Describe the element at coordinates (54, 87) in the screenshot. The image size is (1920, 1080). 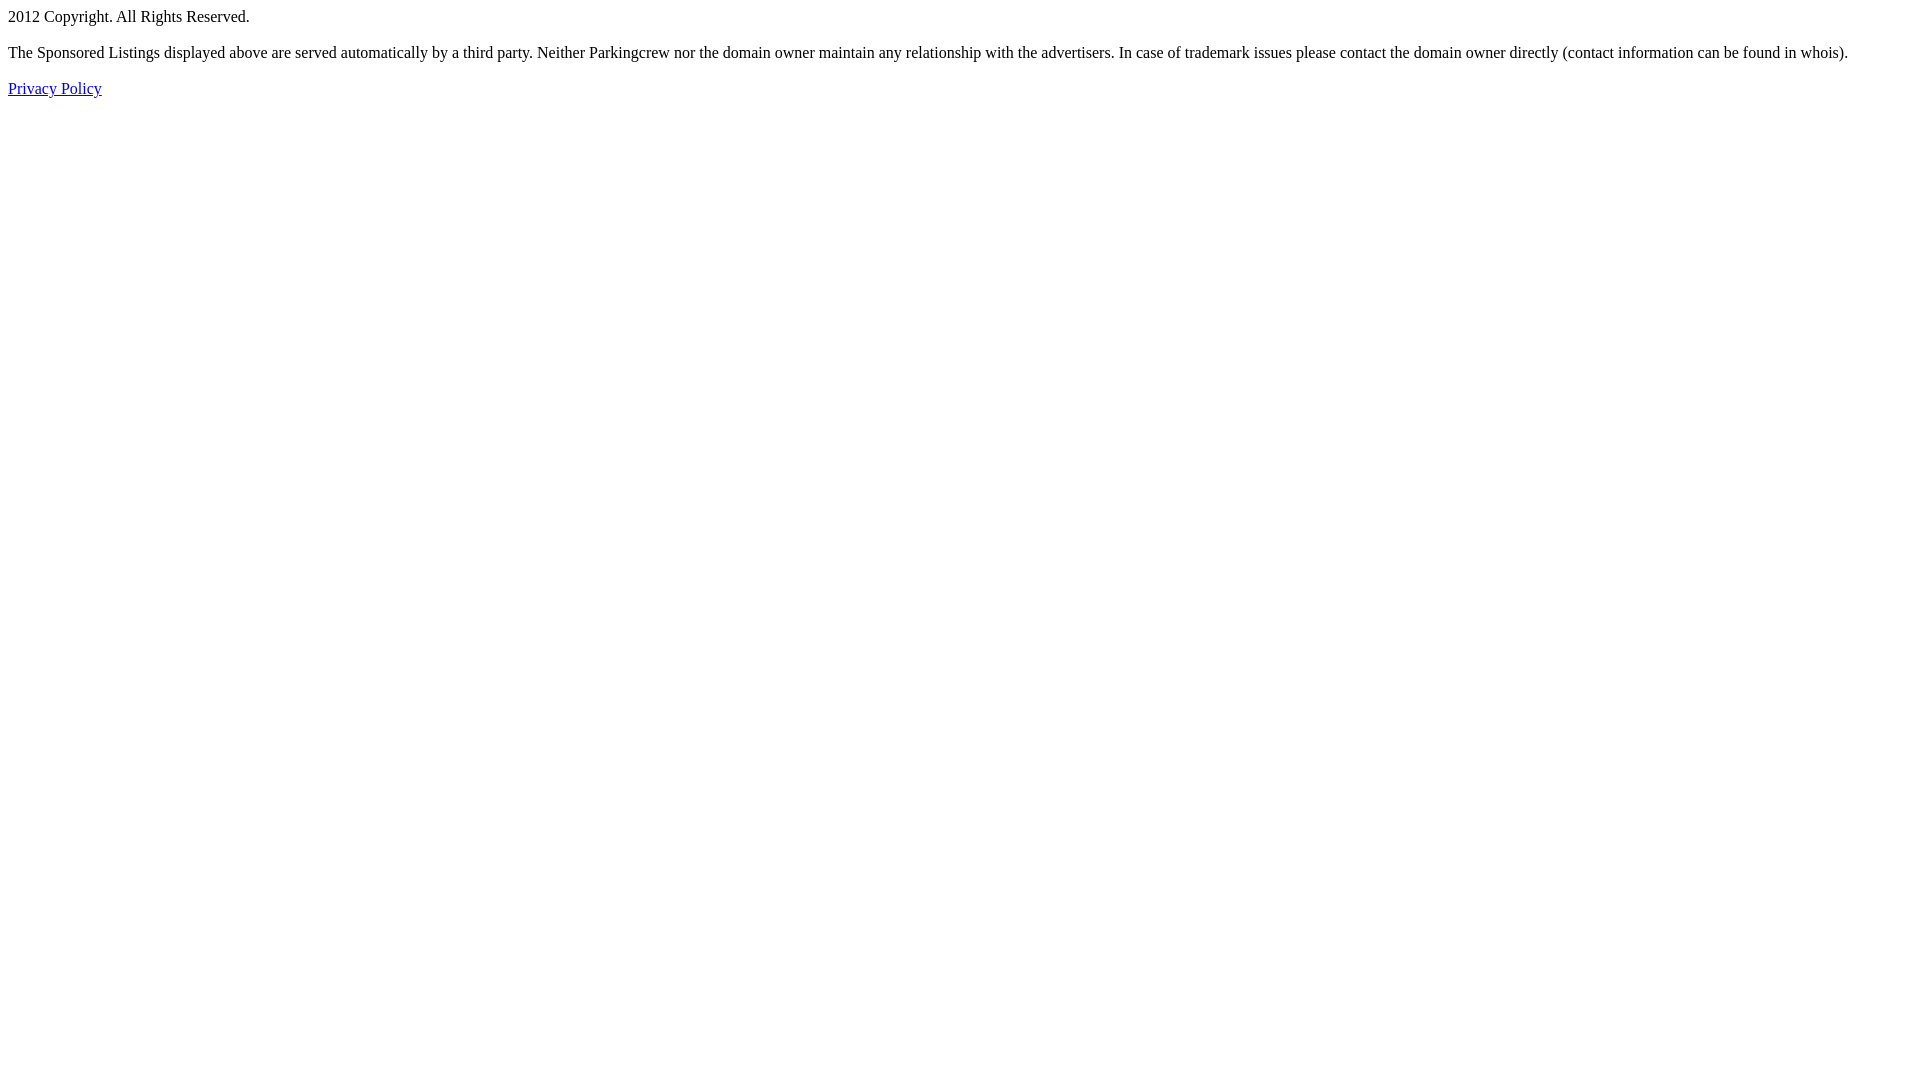
I see `'Privacy Policy'` at that location.